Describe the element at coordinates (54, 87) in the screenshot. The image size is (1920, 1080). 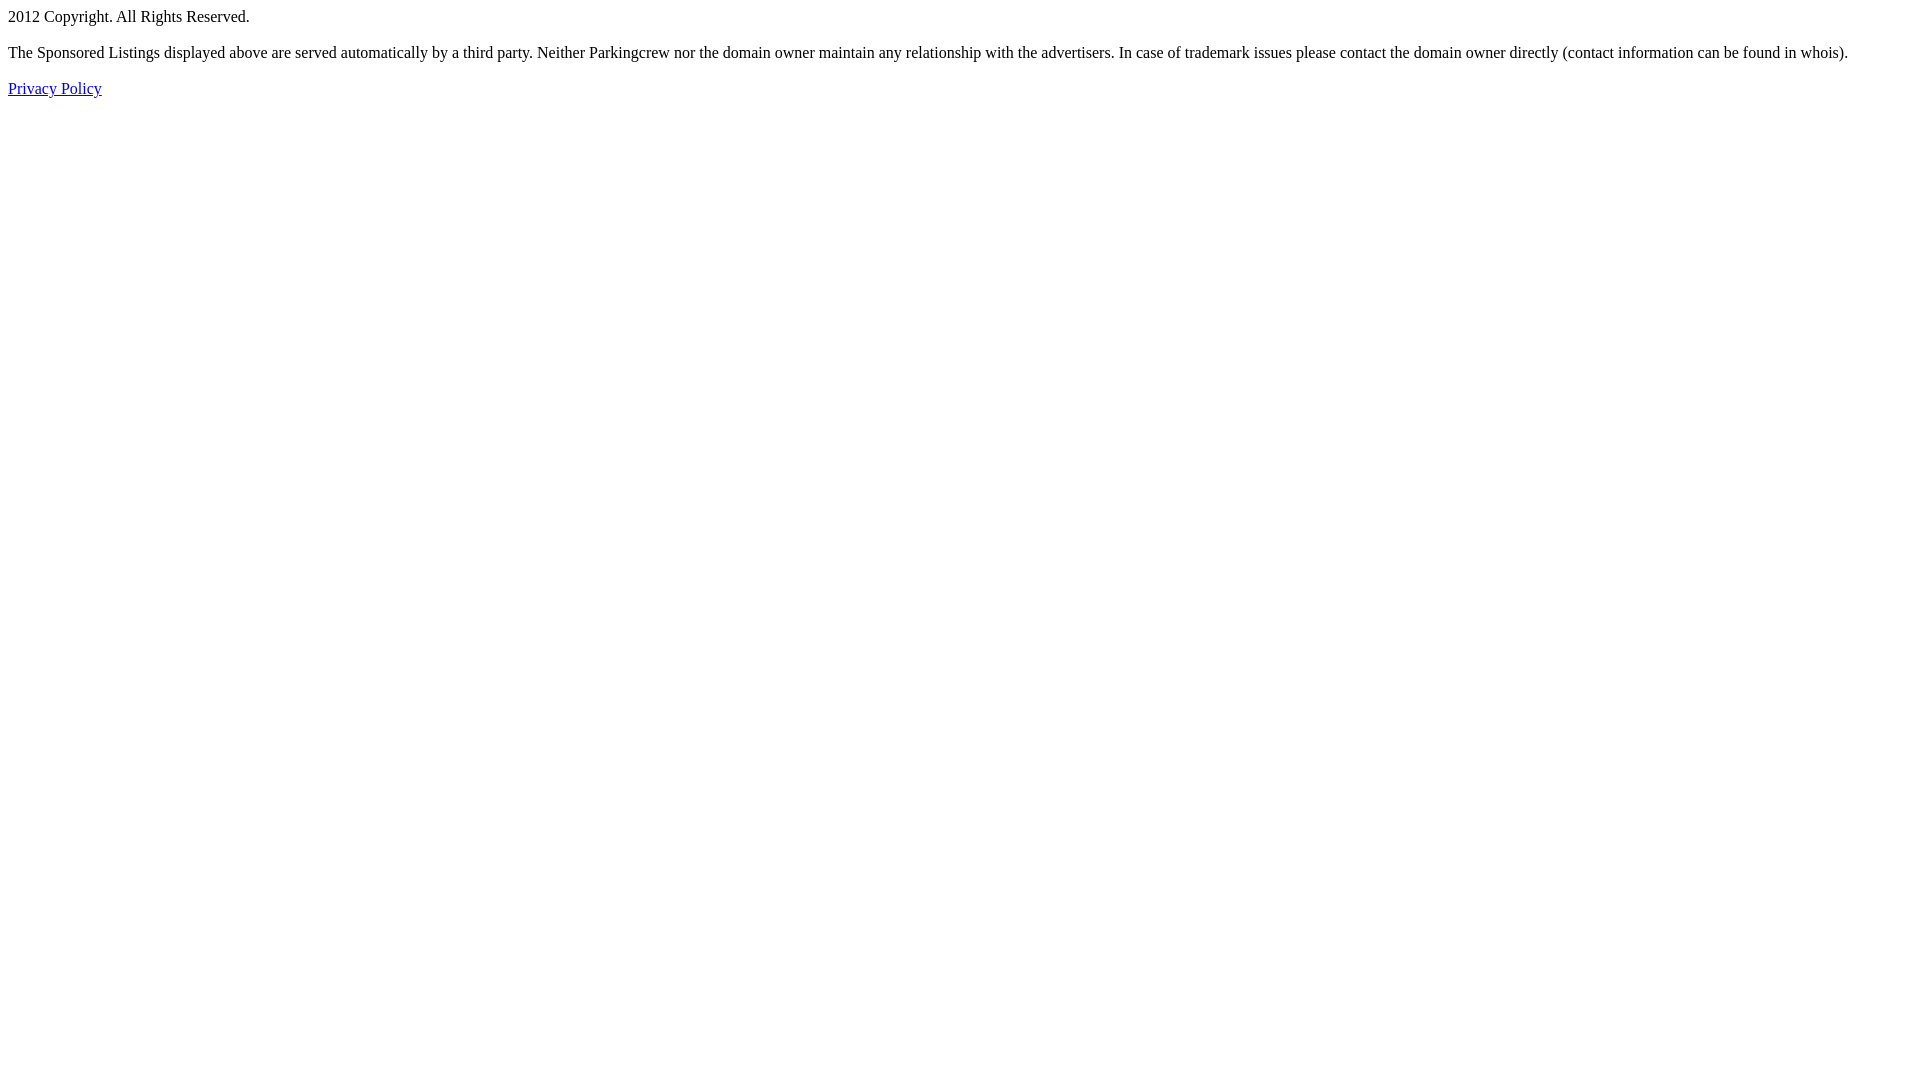
I see `'Privacy Policy'` at that location.